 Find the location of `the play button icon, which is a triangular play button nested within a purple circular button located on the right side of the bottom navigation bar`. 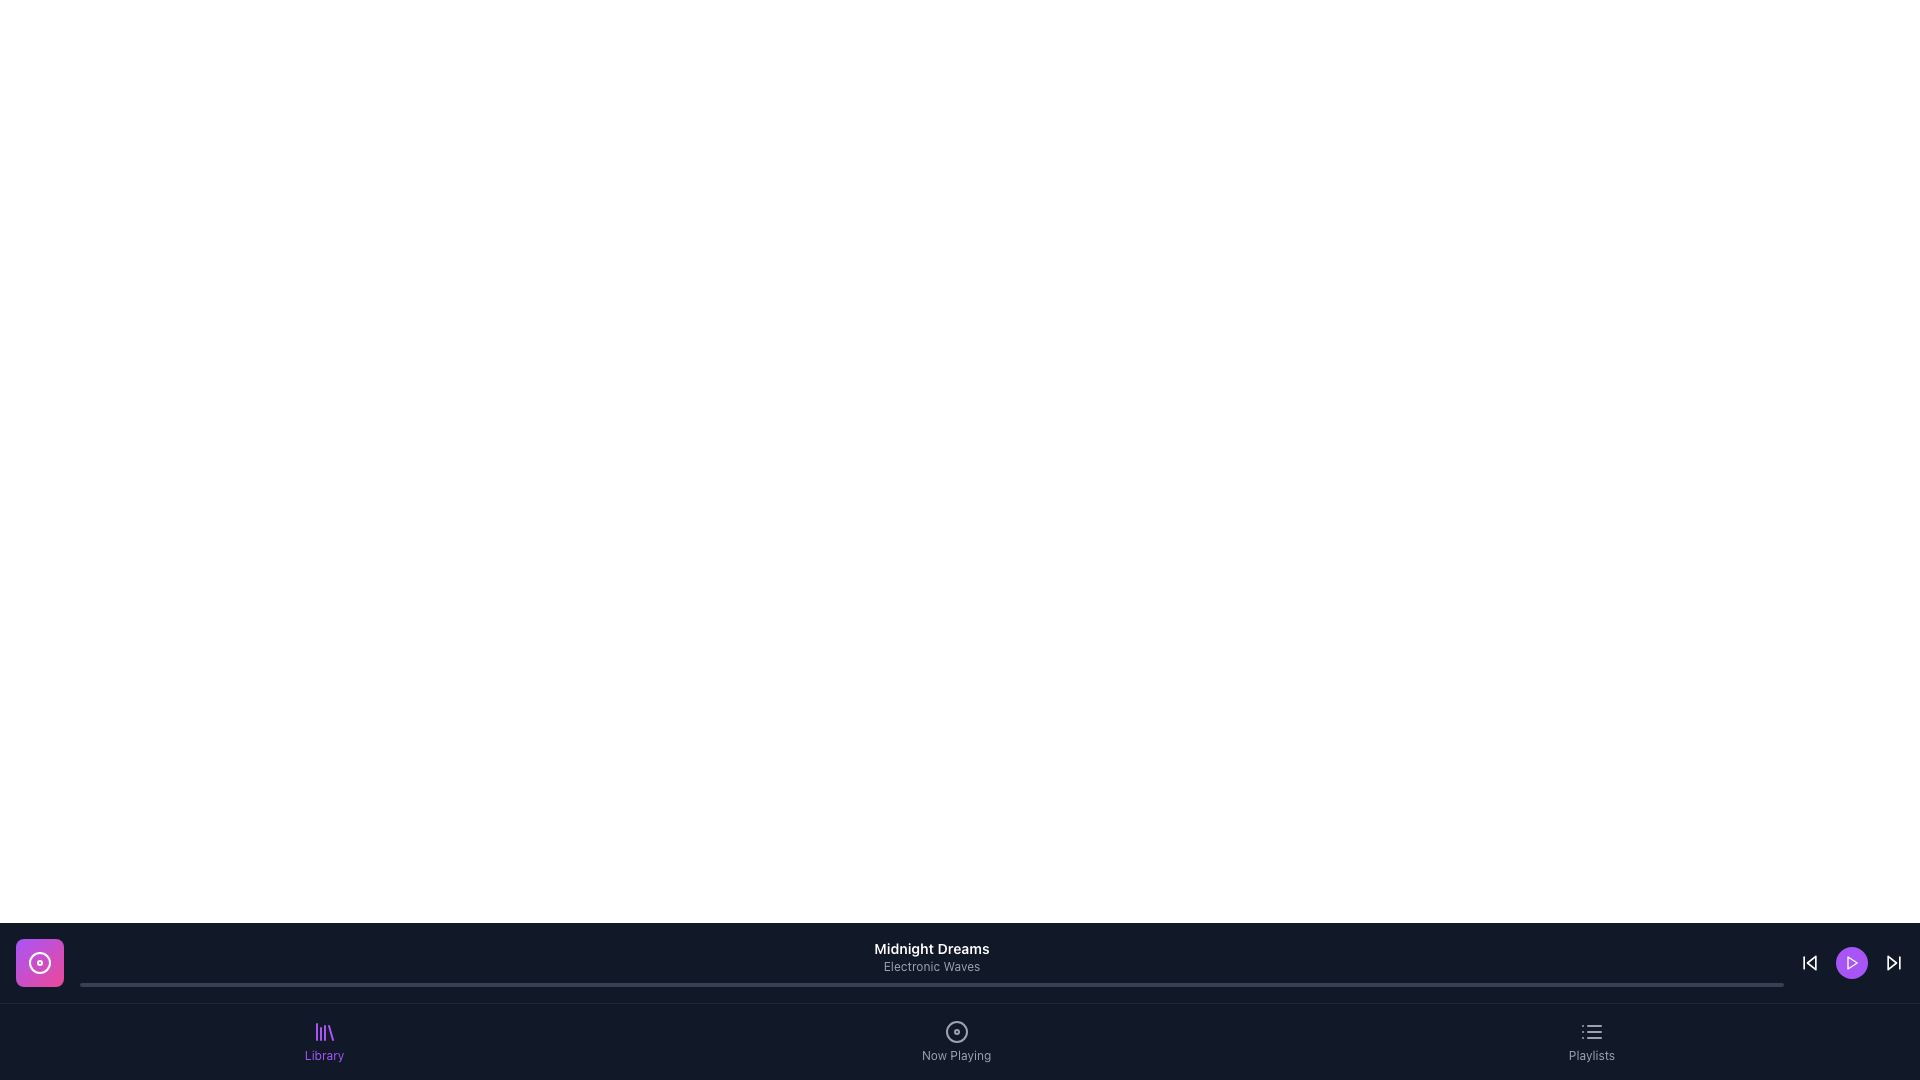

the play button icon, which is a triangular play button nested within a purple circular button located on the right side of the bottom navigation bar is located at coordinates (1851, 962).